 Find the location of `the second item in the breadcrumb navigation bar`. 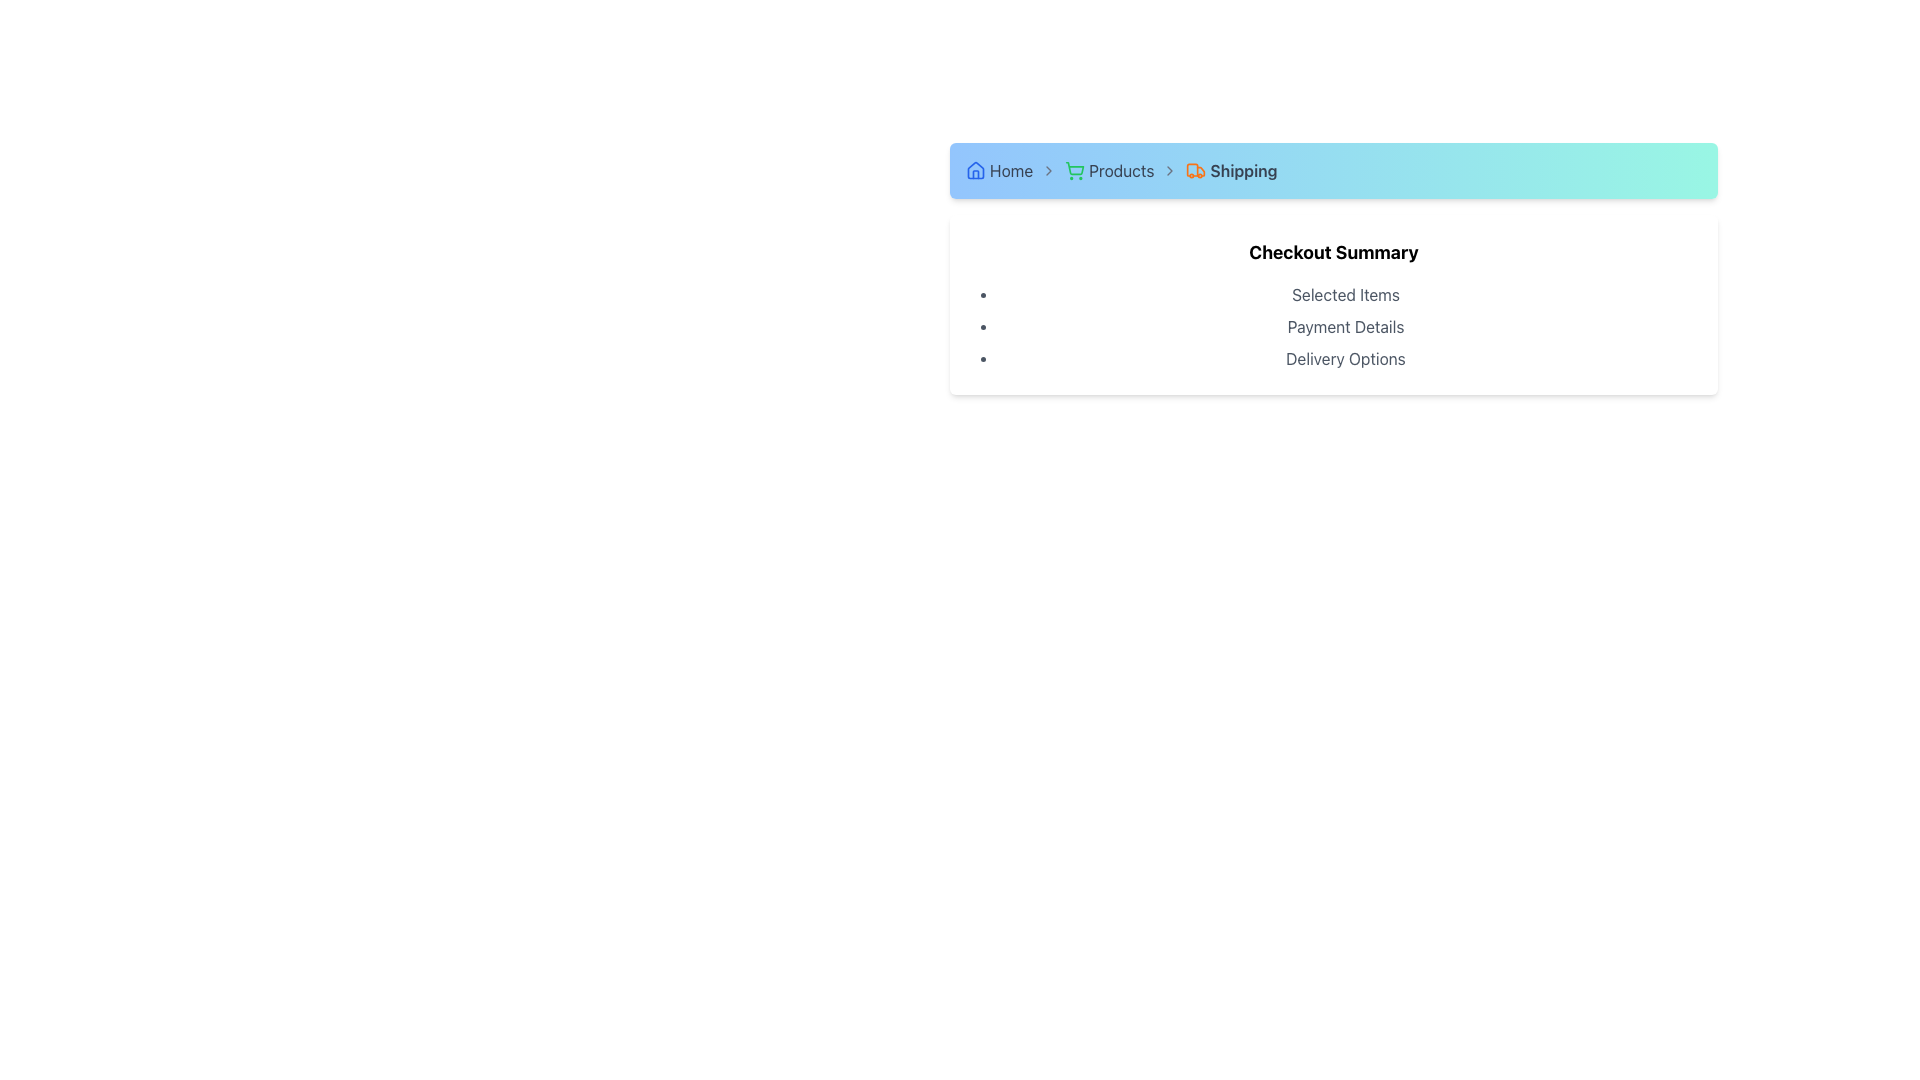

the second item in the breadcrumb navigation bar is located at coordinates (1108, 169).